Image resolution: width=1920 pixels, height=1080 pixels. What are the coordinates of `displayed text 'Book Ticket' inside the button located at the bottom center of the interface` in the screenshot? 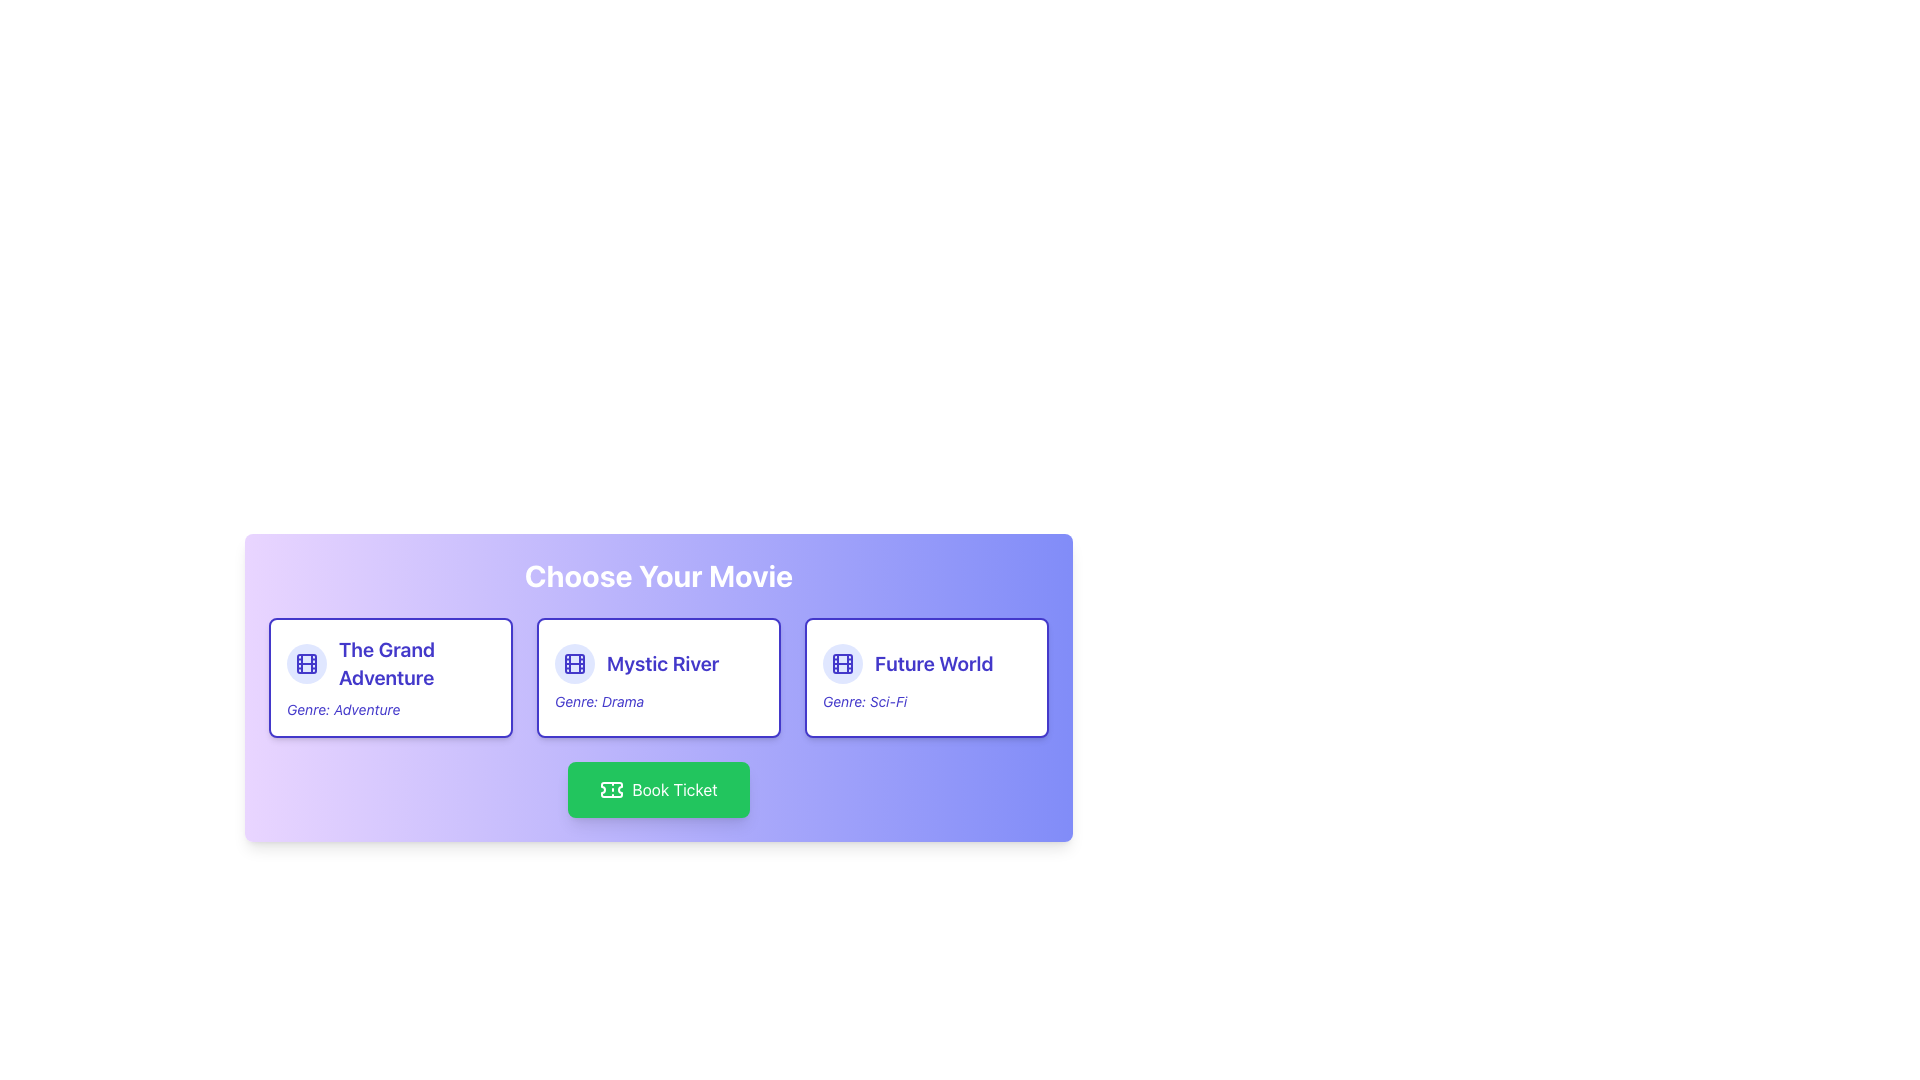 It's located at (675, 789).